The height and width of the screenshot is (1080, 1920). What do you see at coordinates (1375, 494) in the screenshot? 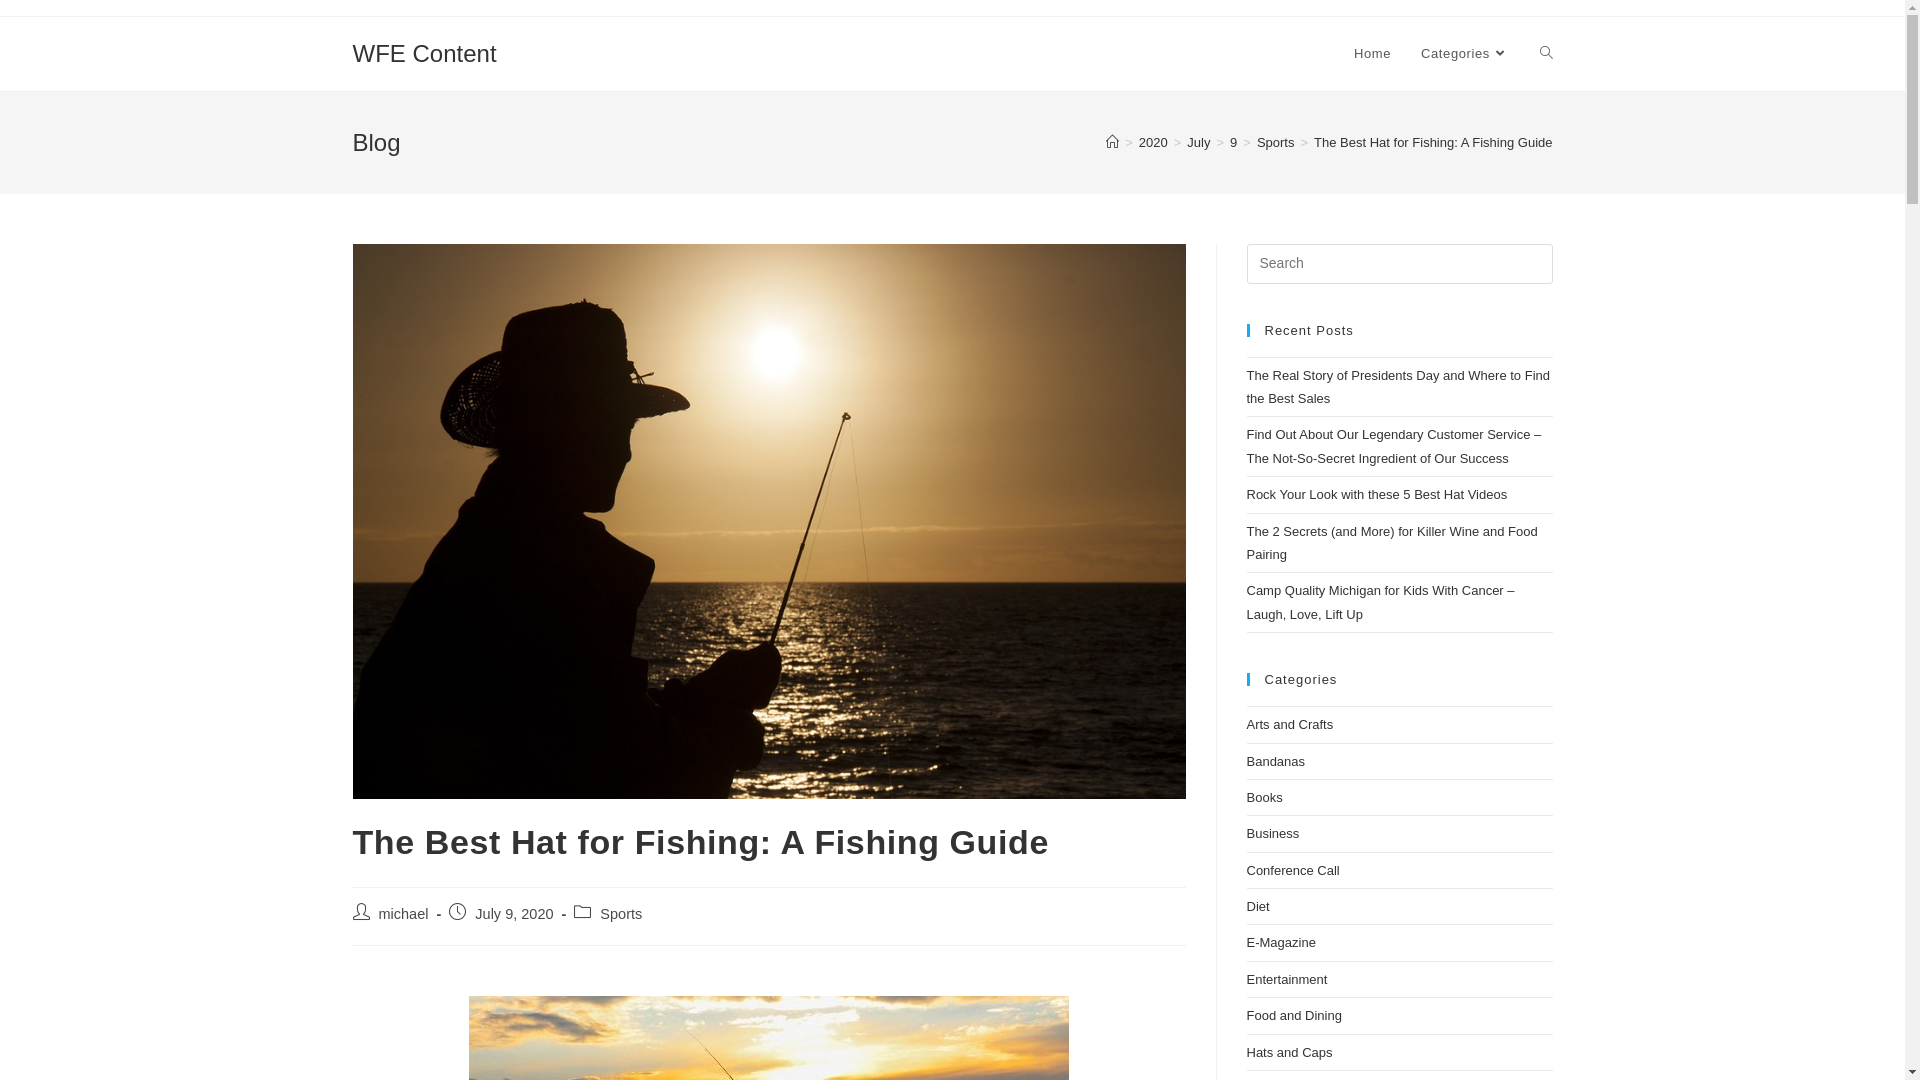
I see `'Rock Your Look with these 5 Best Hat Videos'` at bounding box center [1375, 494].